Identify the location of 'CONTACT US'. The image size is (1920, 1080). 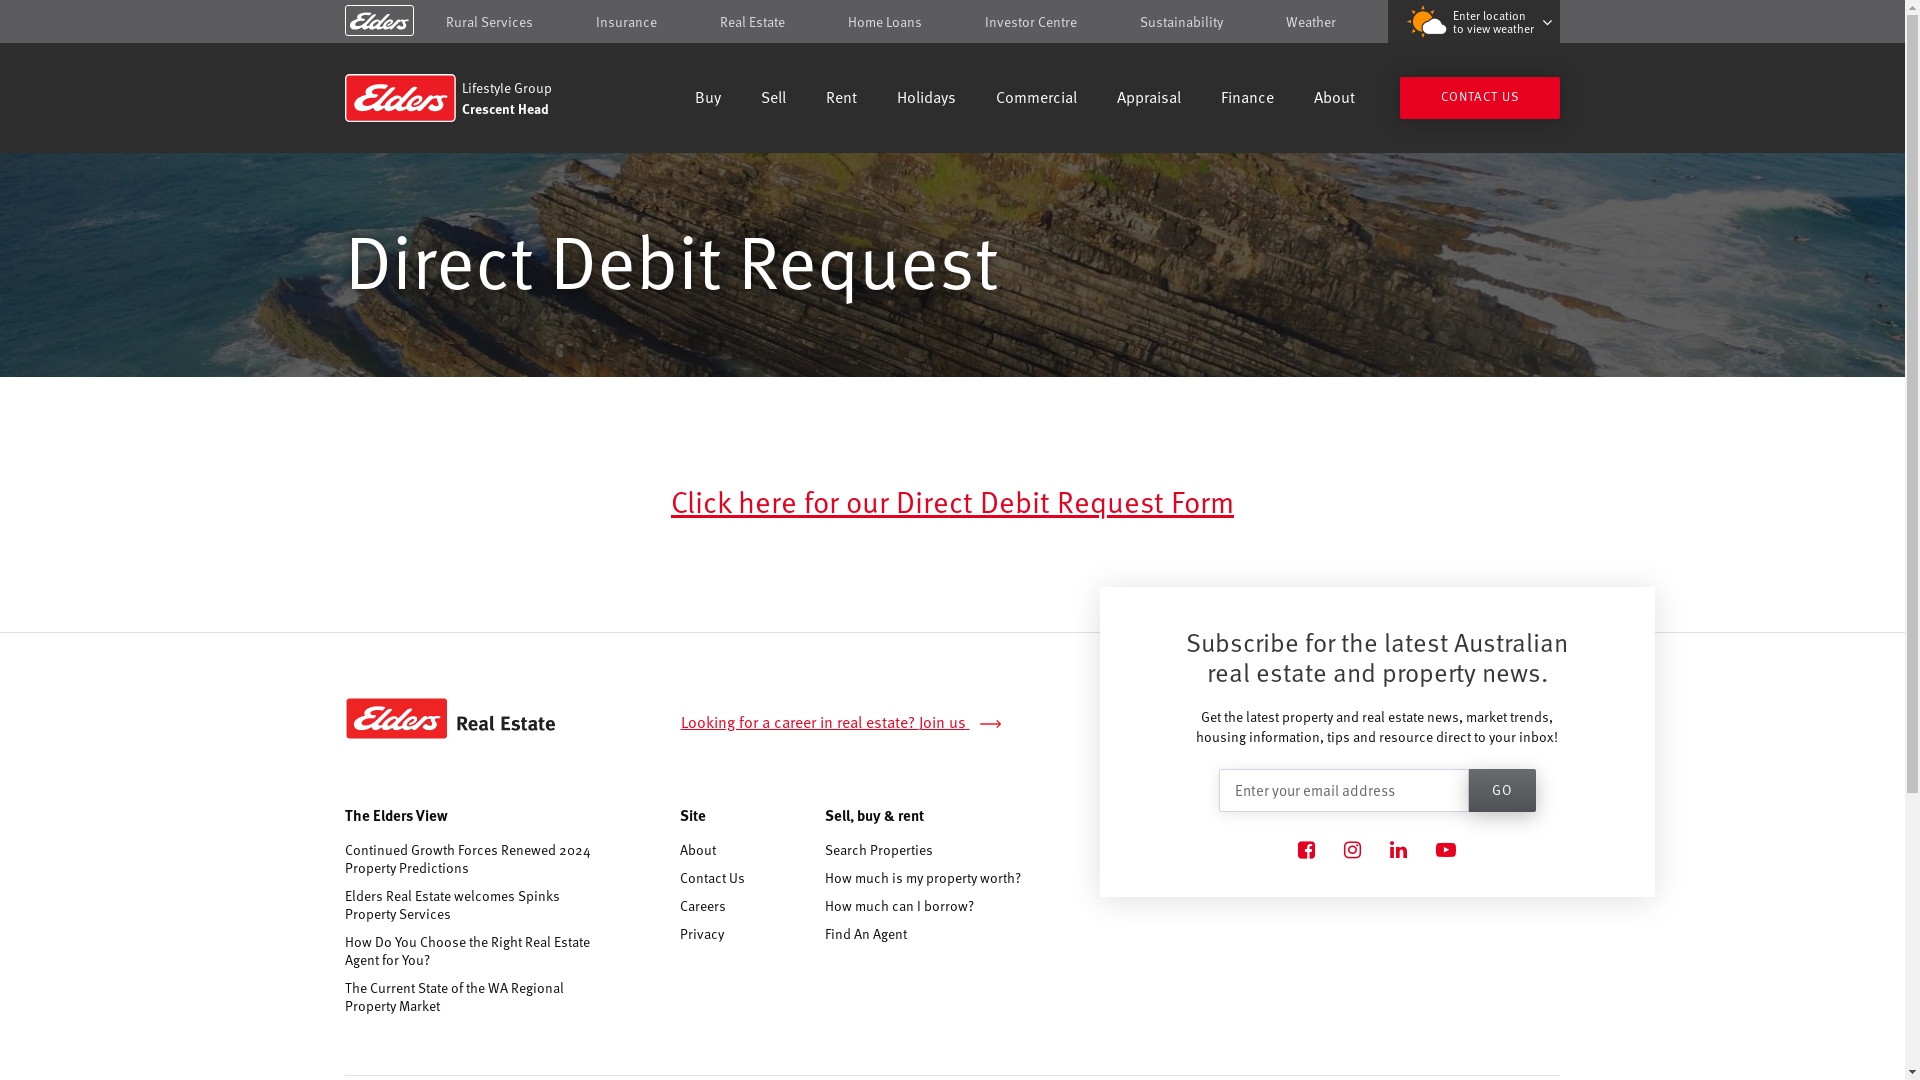
(1479, 97).